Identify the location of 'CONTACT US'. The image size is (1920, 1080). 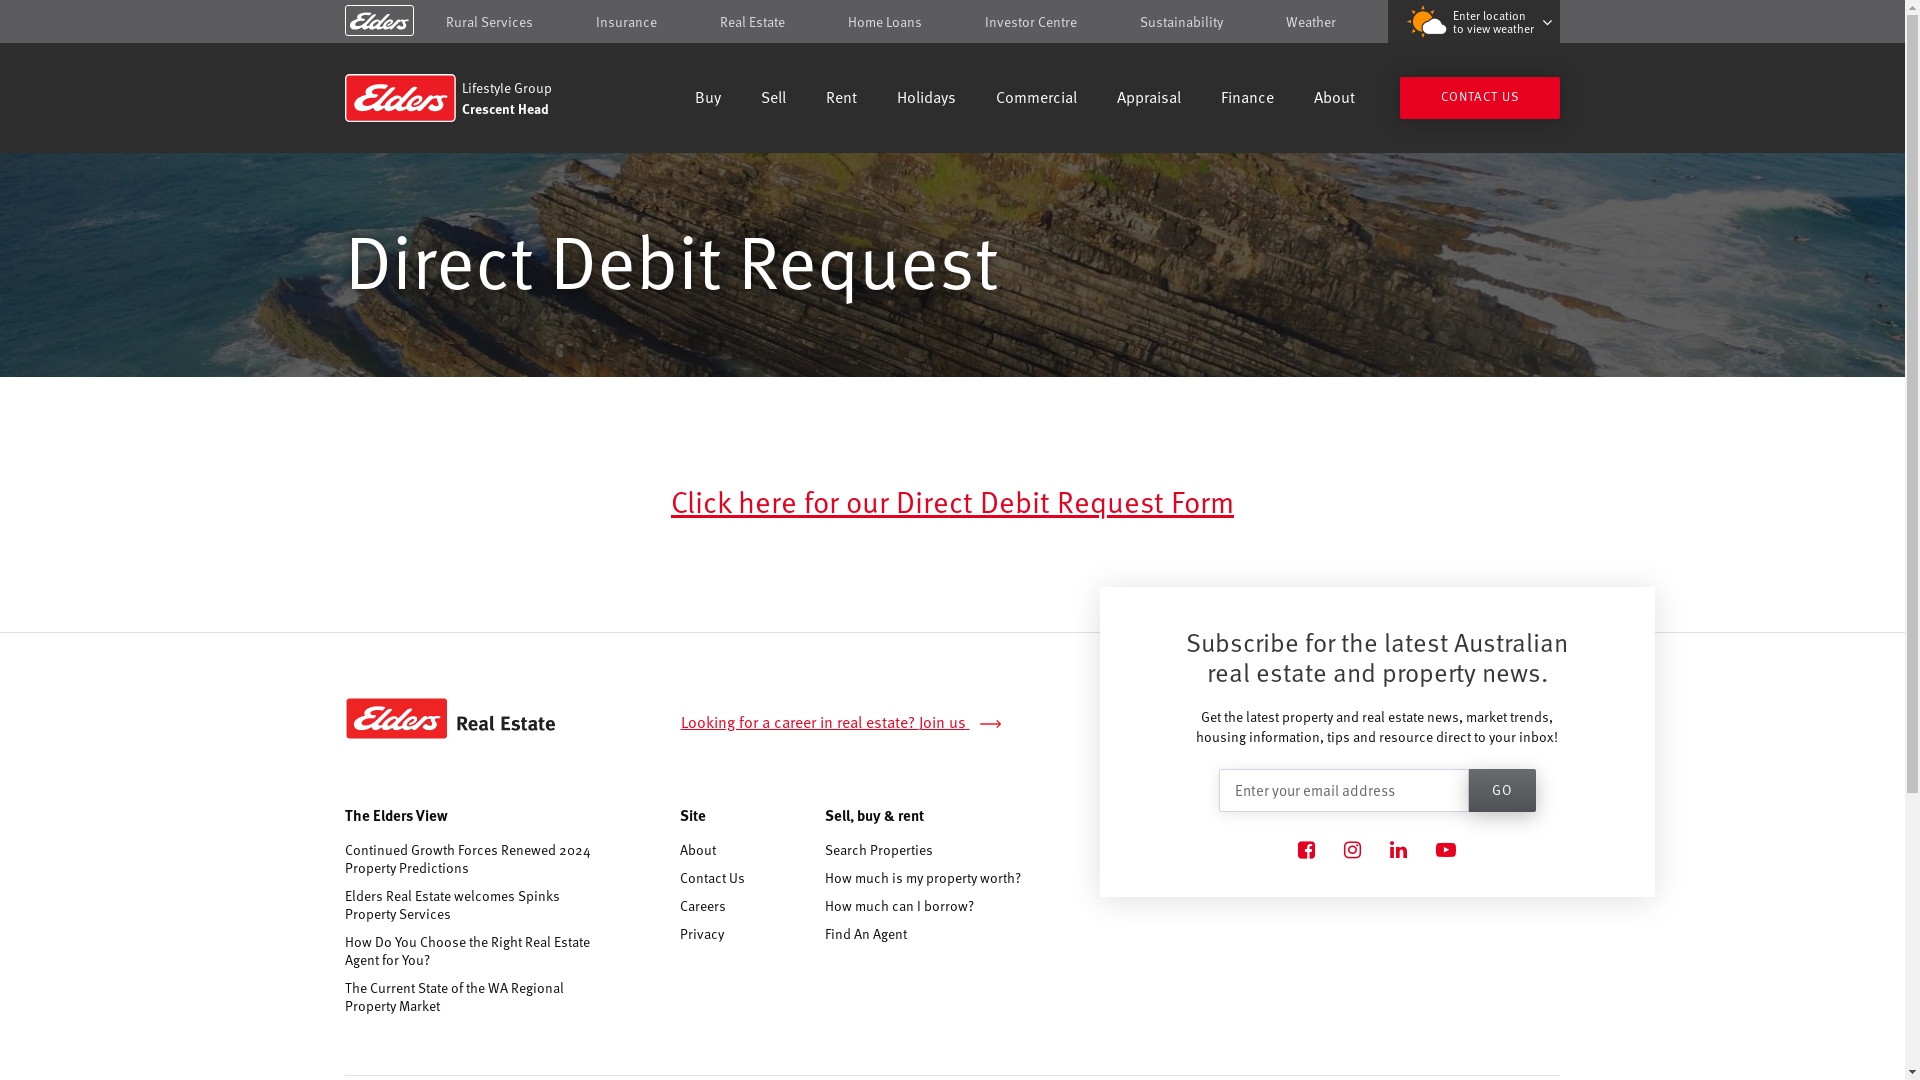
(1479, 97).